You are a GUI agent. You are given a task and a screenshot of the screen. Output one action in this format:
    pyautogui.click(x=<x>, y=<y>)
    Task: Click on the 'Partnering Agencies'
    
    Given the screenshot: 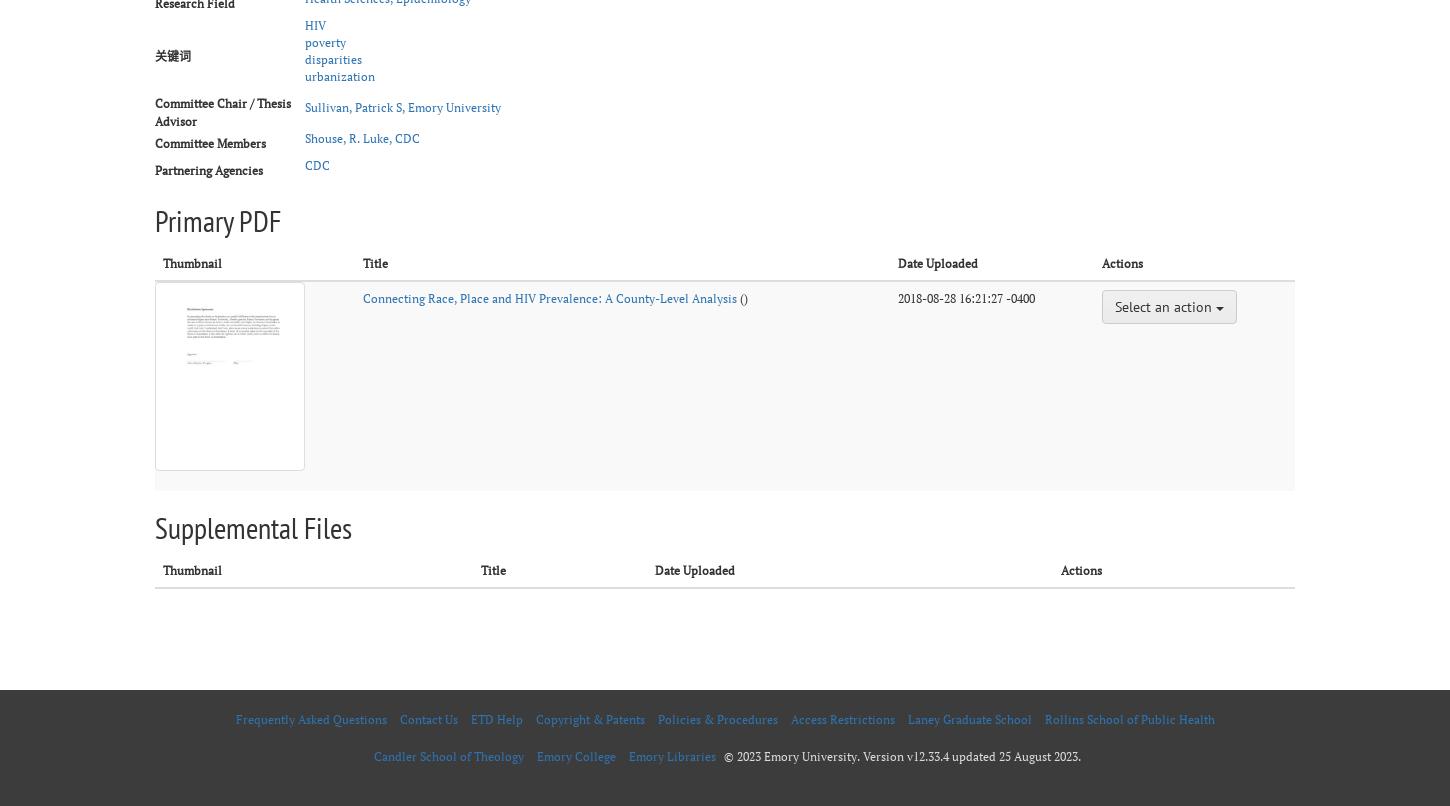 What is the action you would take?
    pyautogui.click(x=207, y=169)
    